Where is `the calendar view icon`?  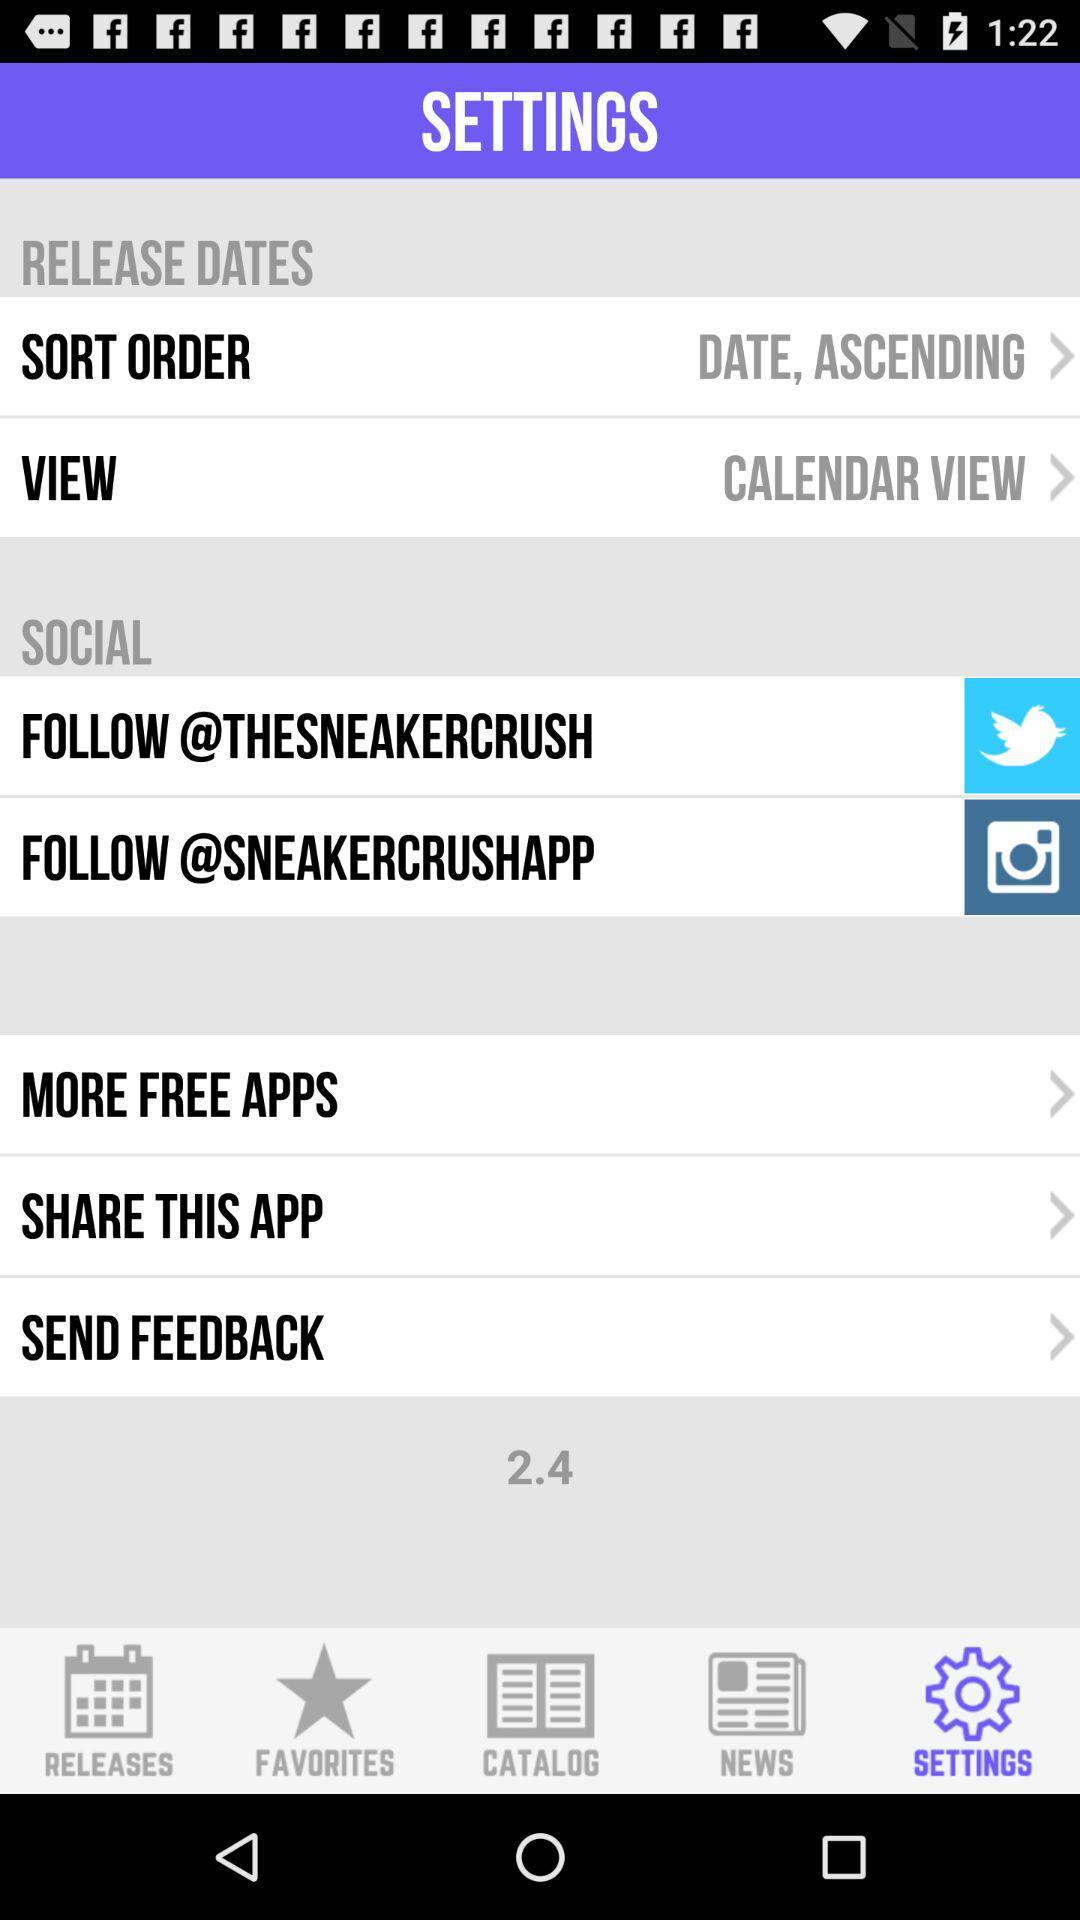
the calendar view icon is located at coordinates (873, 476).